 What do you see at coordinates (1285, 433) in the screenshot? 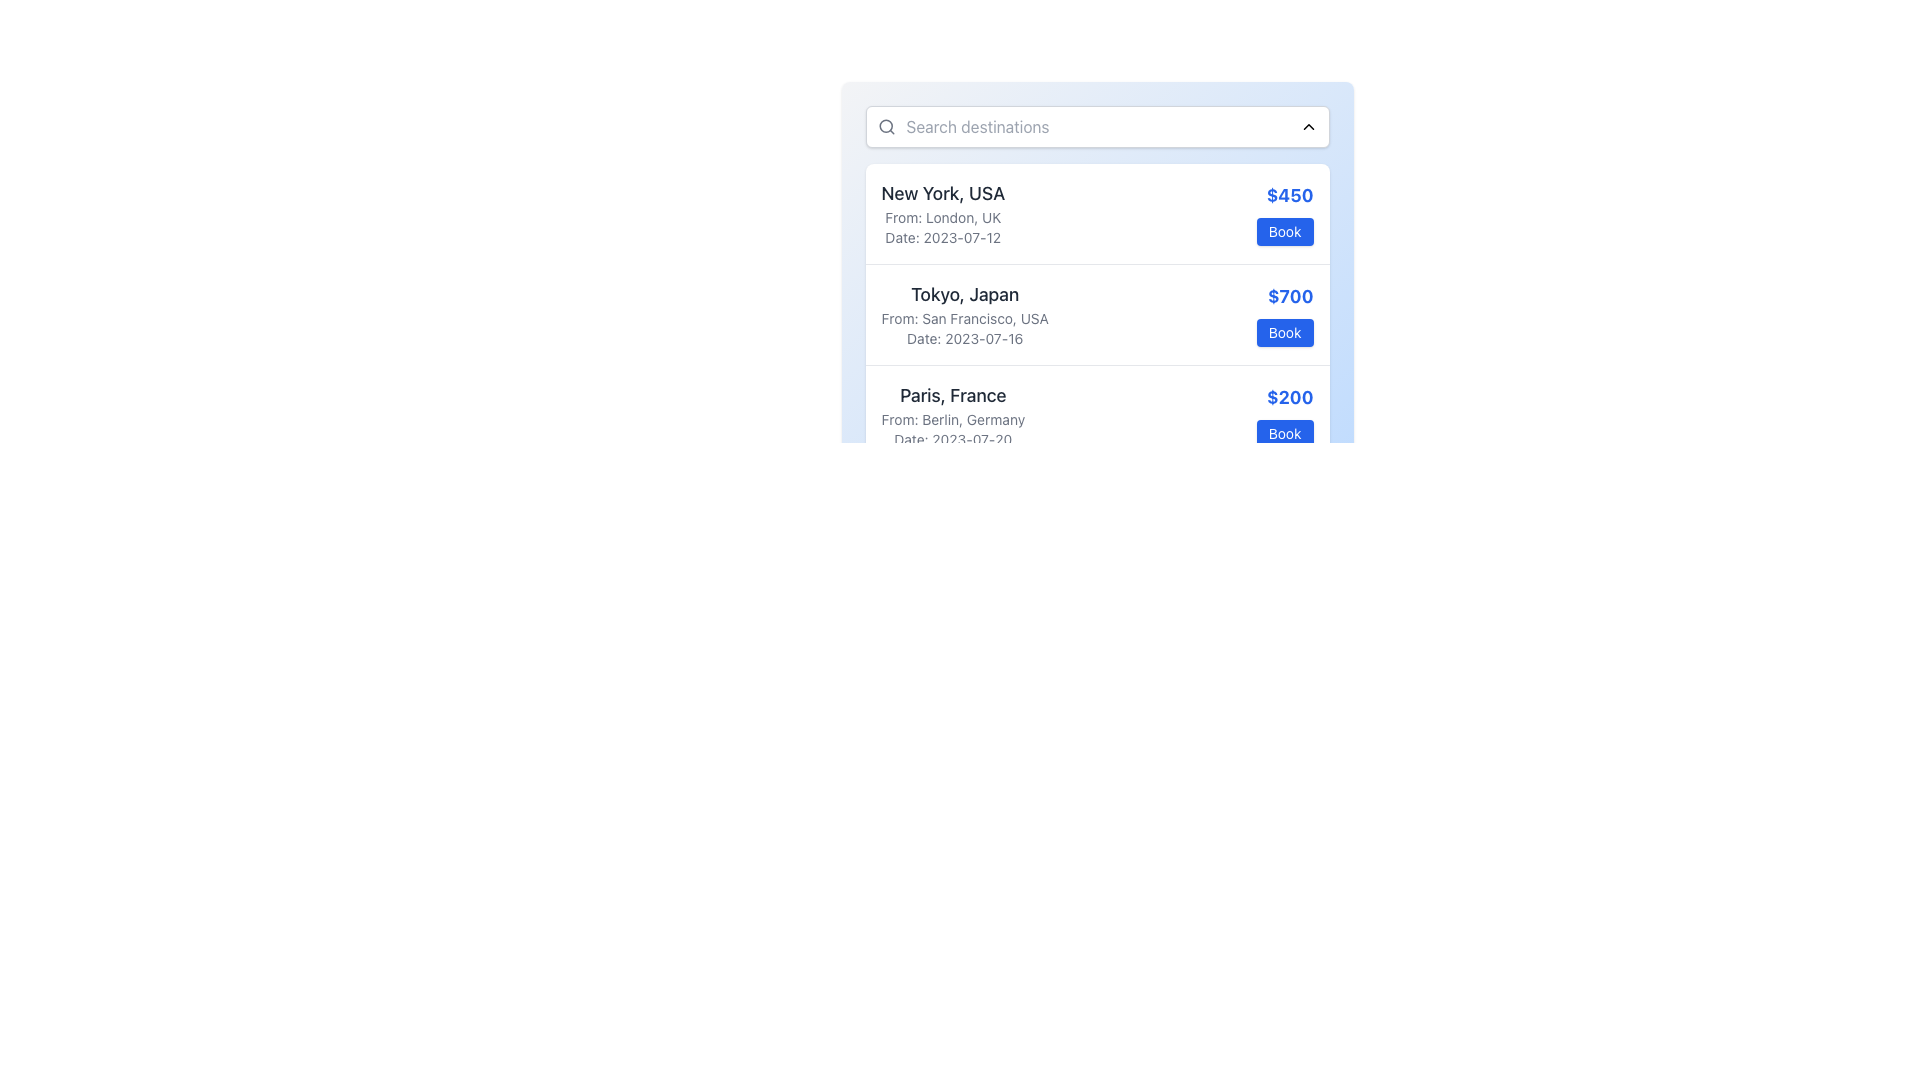
I see `the 'Book' button with blue background and white text located in the bottom-right corner of the Paris information section for keyboard interaction` at bounding box center [1285, 433].